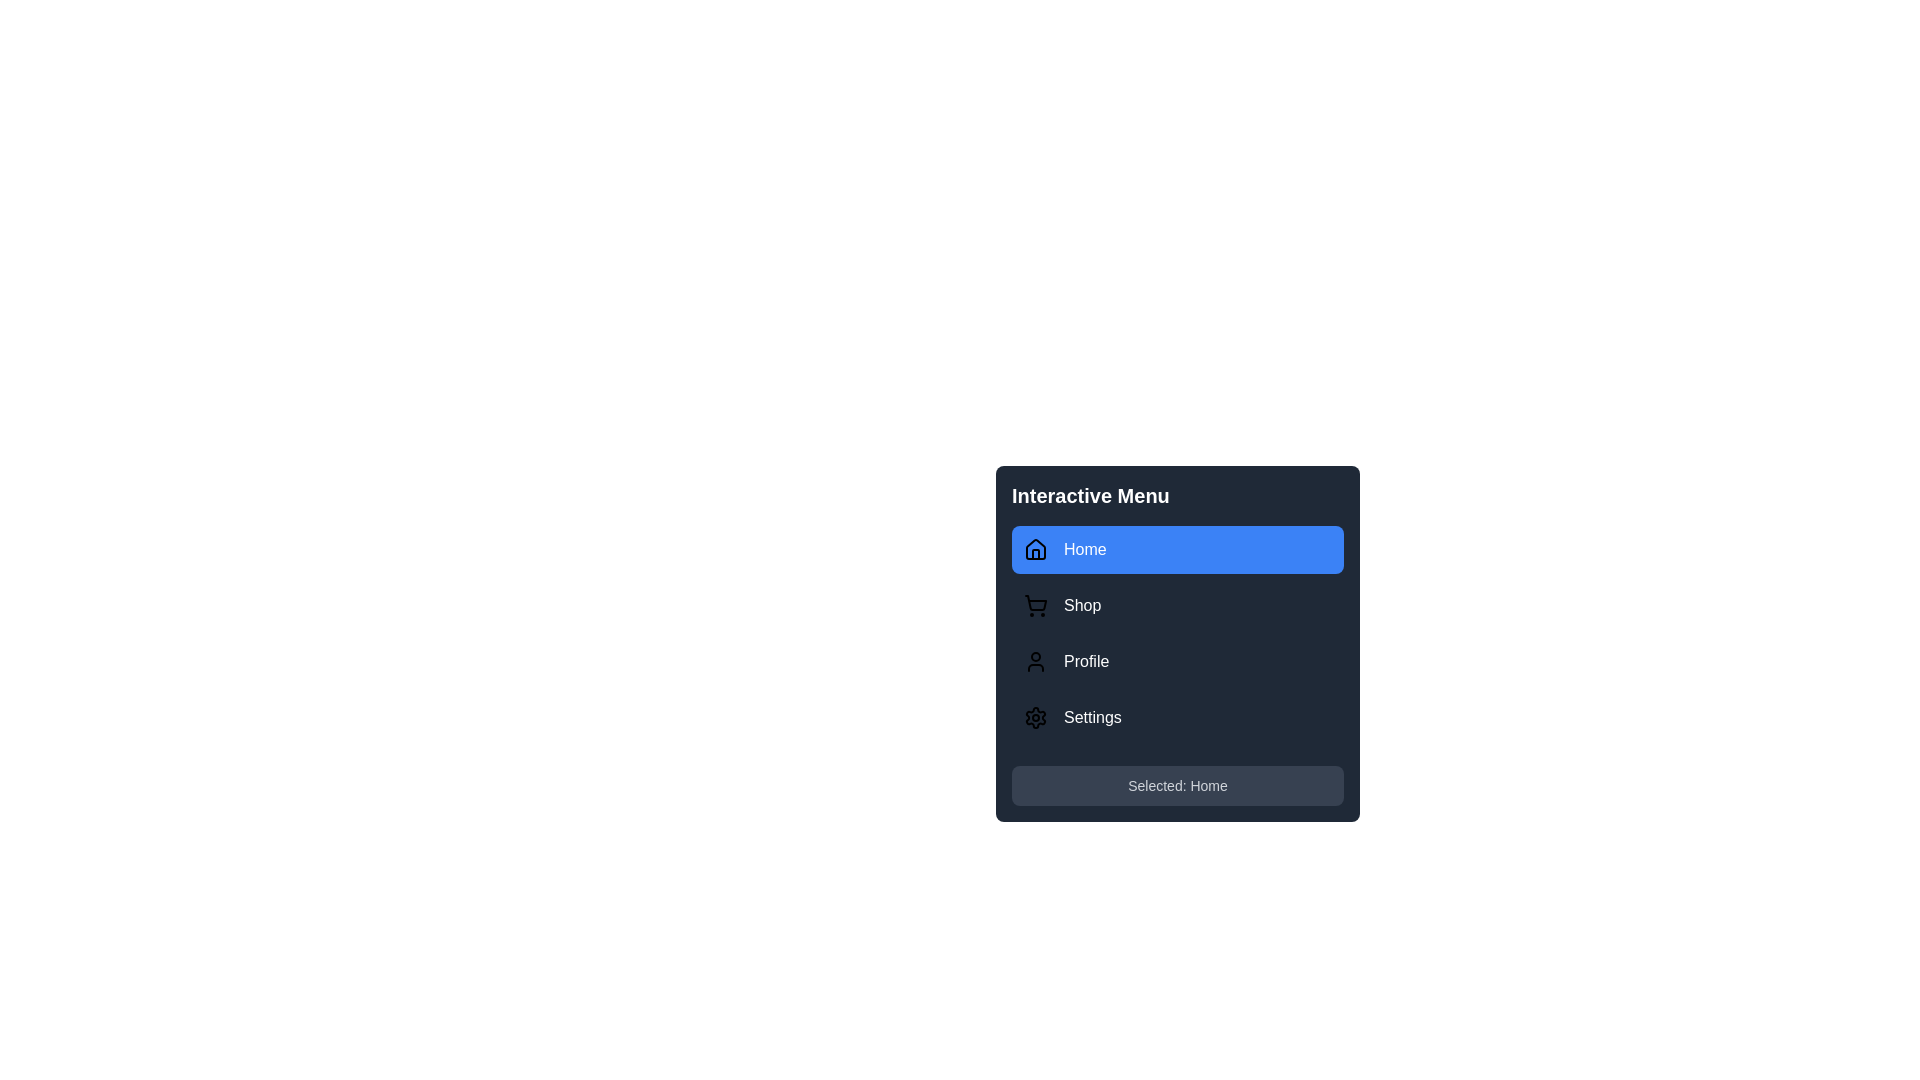 Image resolution: width=1920 pixels, height=1080 pixels. I want to click on the decorative portion of the 'Settings' icon, which is located under the 'Profile' option in the menu layout, so click(1036, 716).